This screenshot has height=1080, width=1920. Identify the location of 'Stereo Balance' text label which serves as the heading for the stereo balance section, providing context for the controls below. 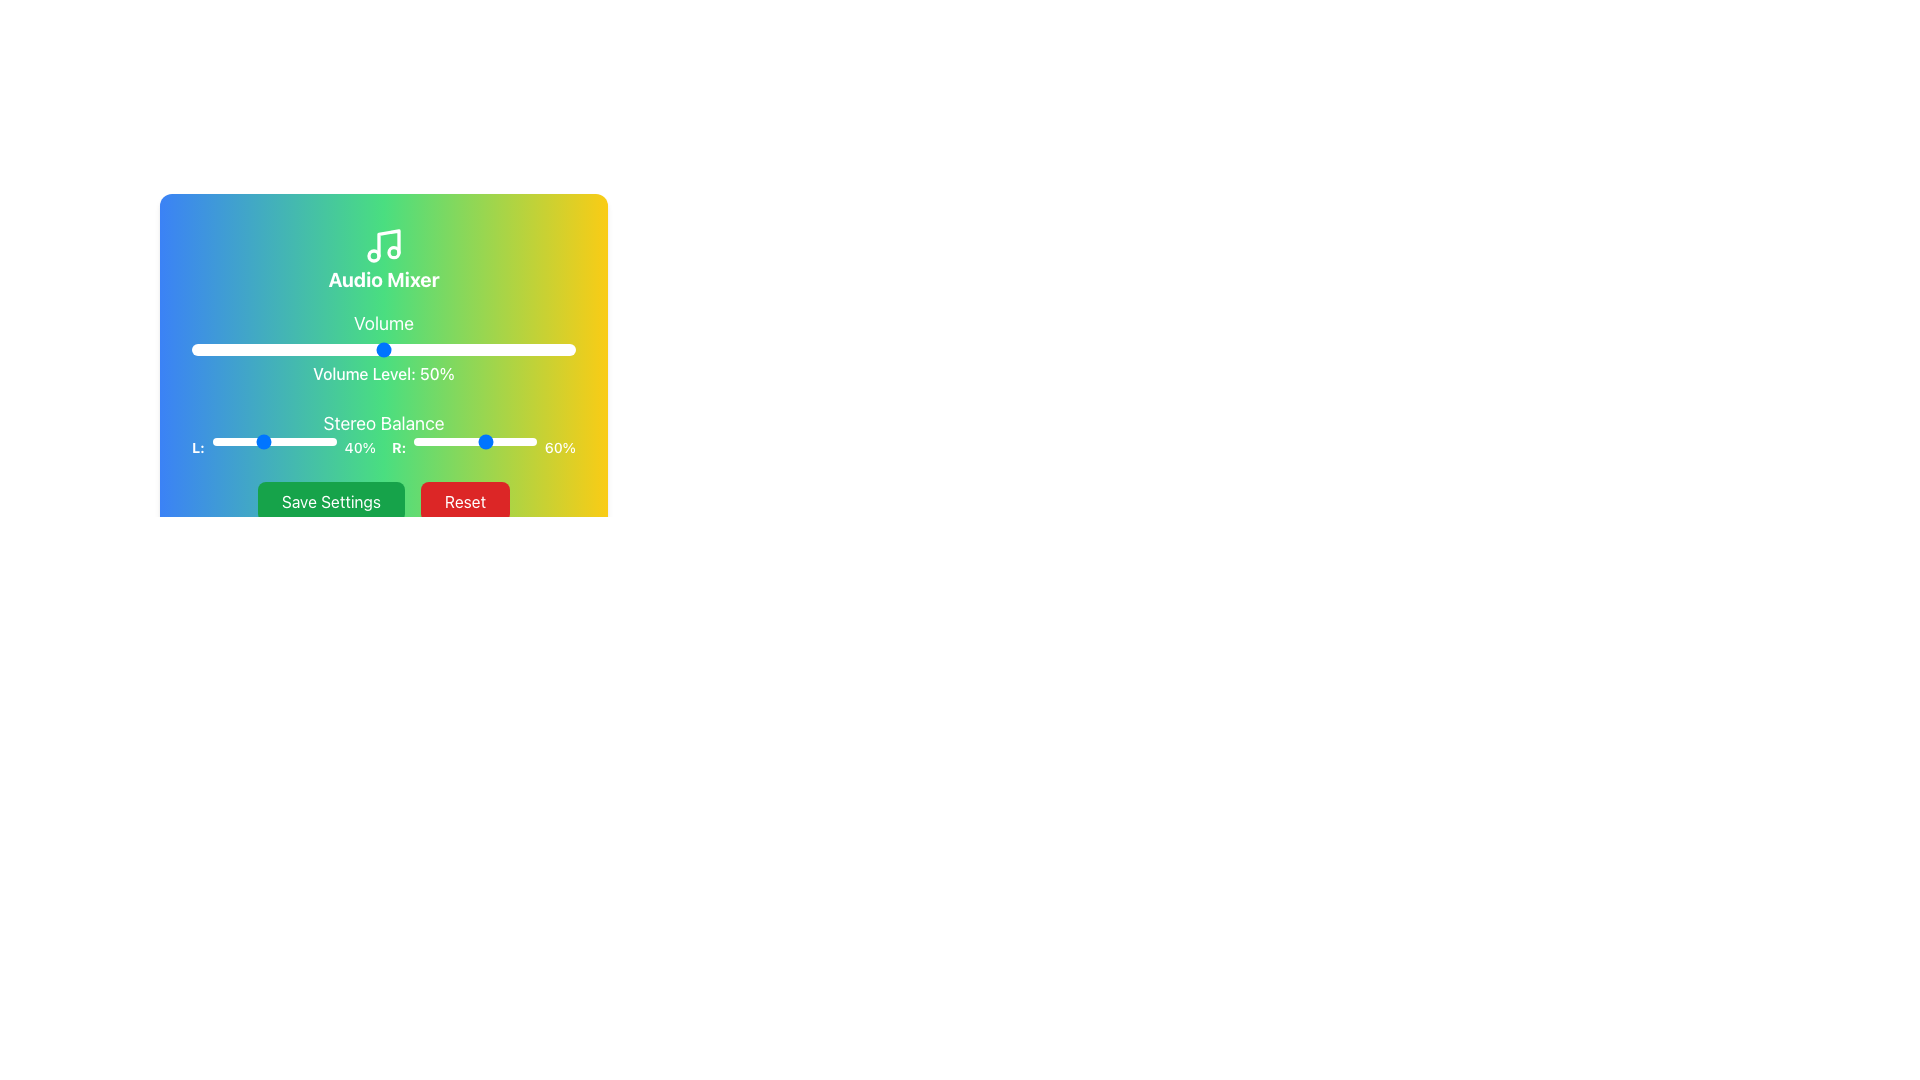
(384, 423).